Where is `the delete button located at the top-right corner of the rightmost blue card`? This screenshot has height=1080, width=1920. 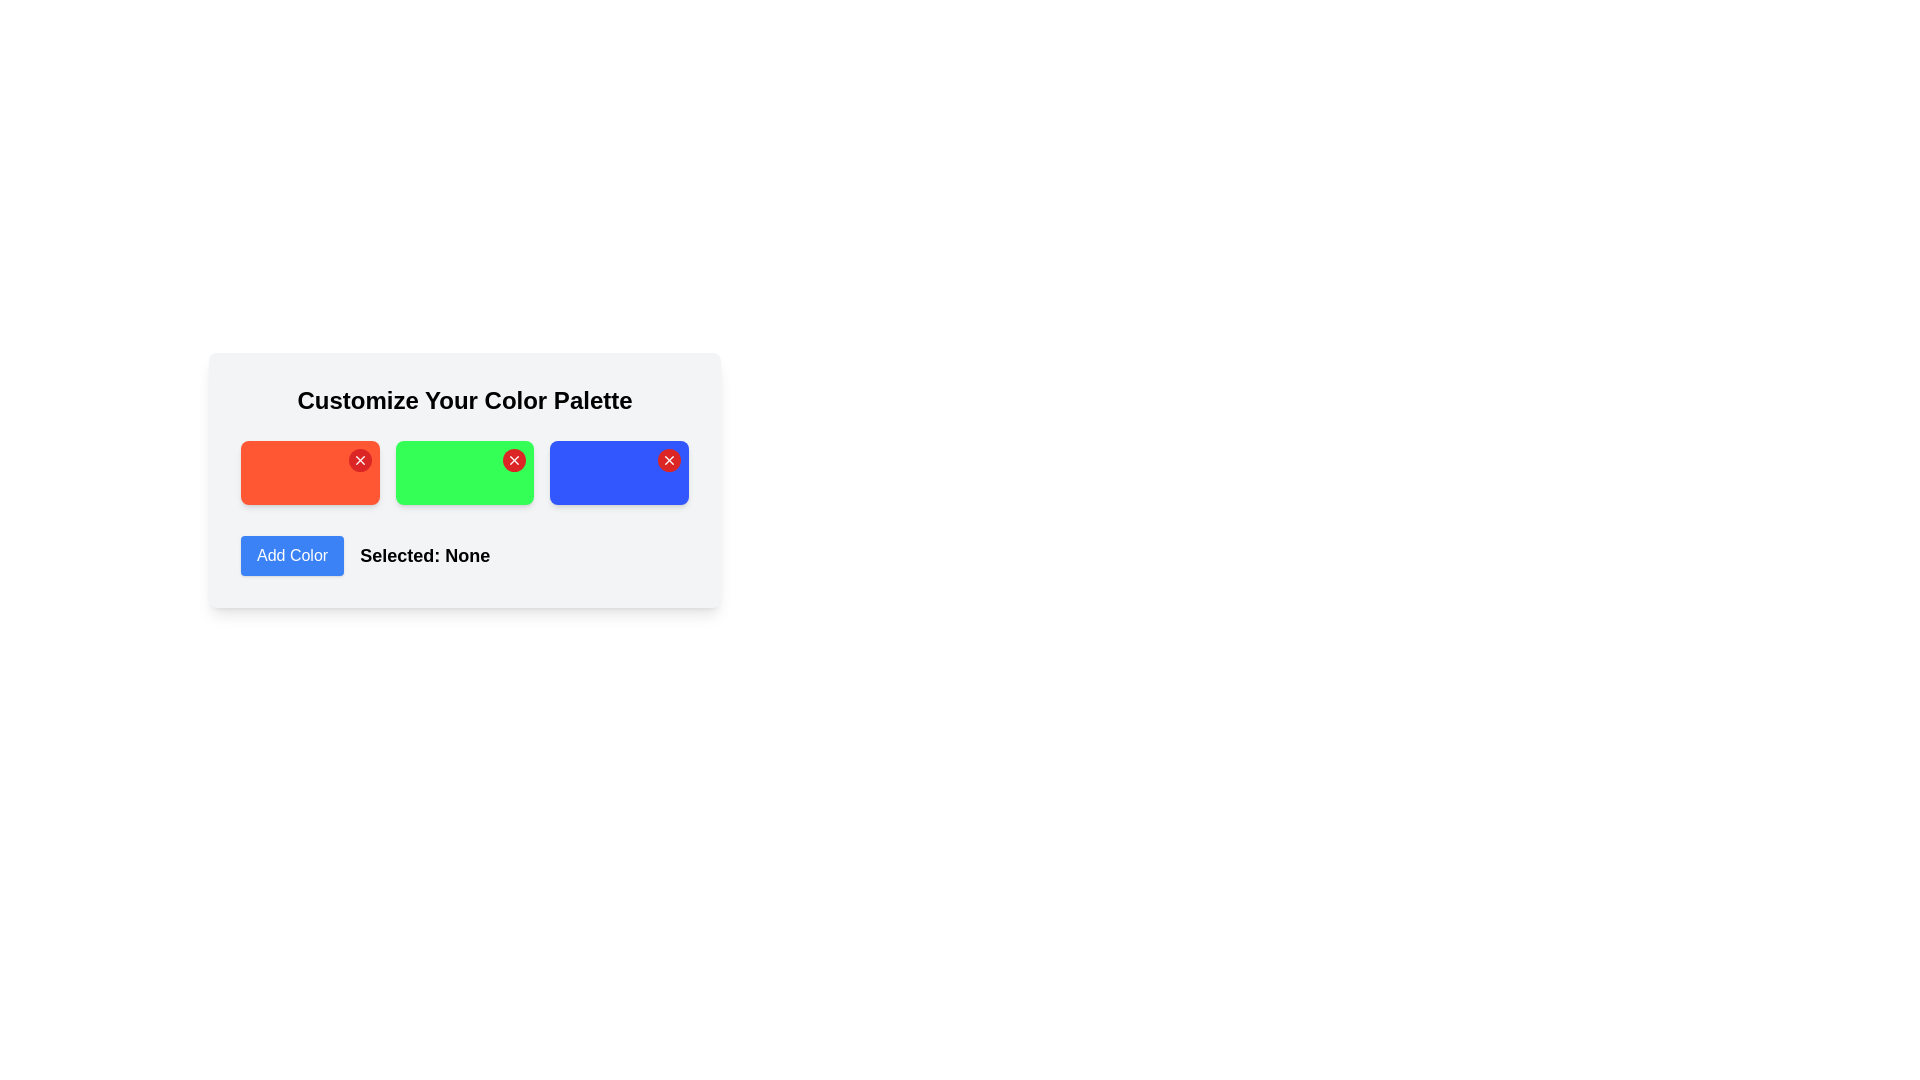
the delete button located at the top-right corner of the rightmost blue card is located at coordinates (669, 460).